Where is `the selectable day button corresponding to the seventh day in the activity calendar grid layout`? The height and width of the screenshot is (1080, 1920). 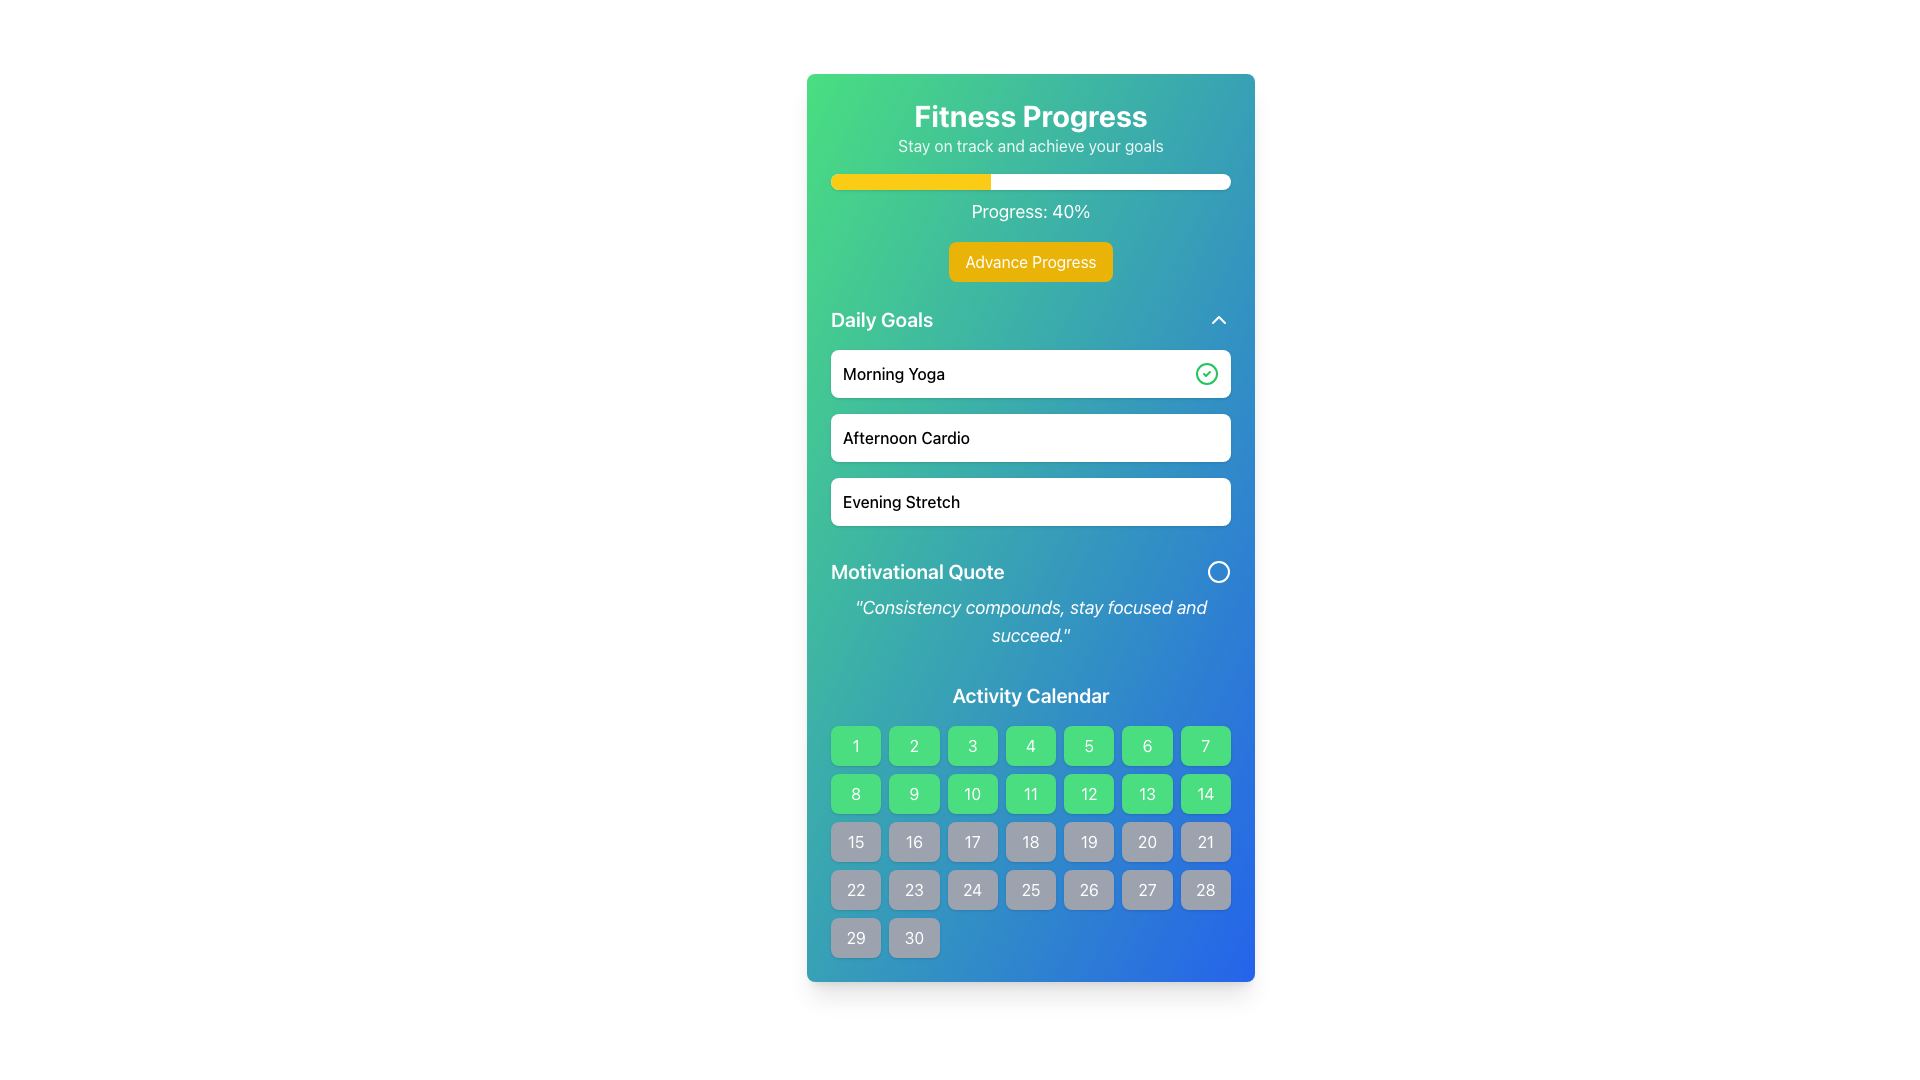 the selectable day button corresponding to the seventh day in the activity calendar grid layout is located at coordinates (1204, 745).